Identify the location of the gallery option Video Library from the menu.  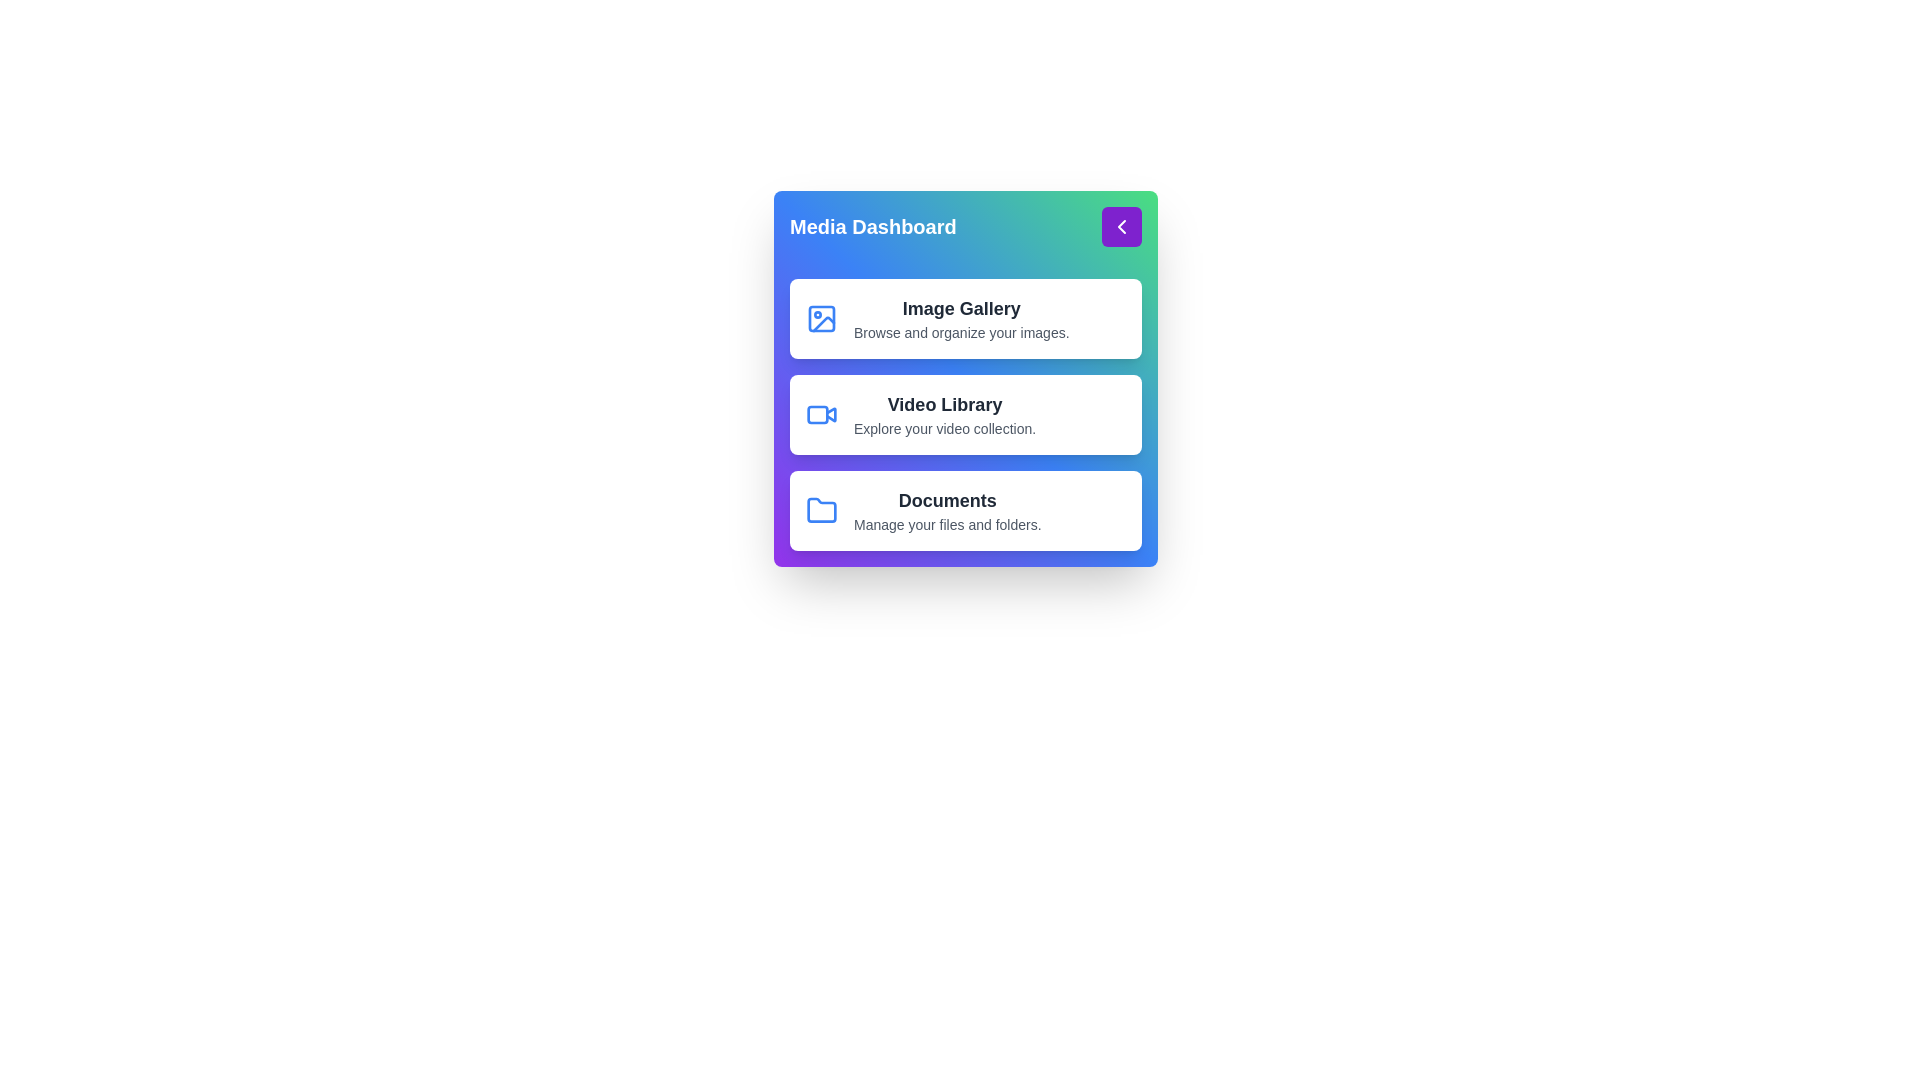
(965, 414).